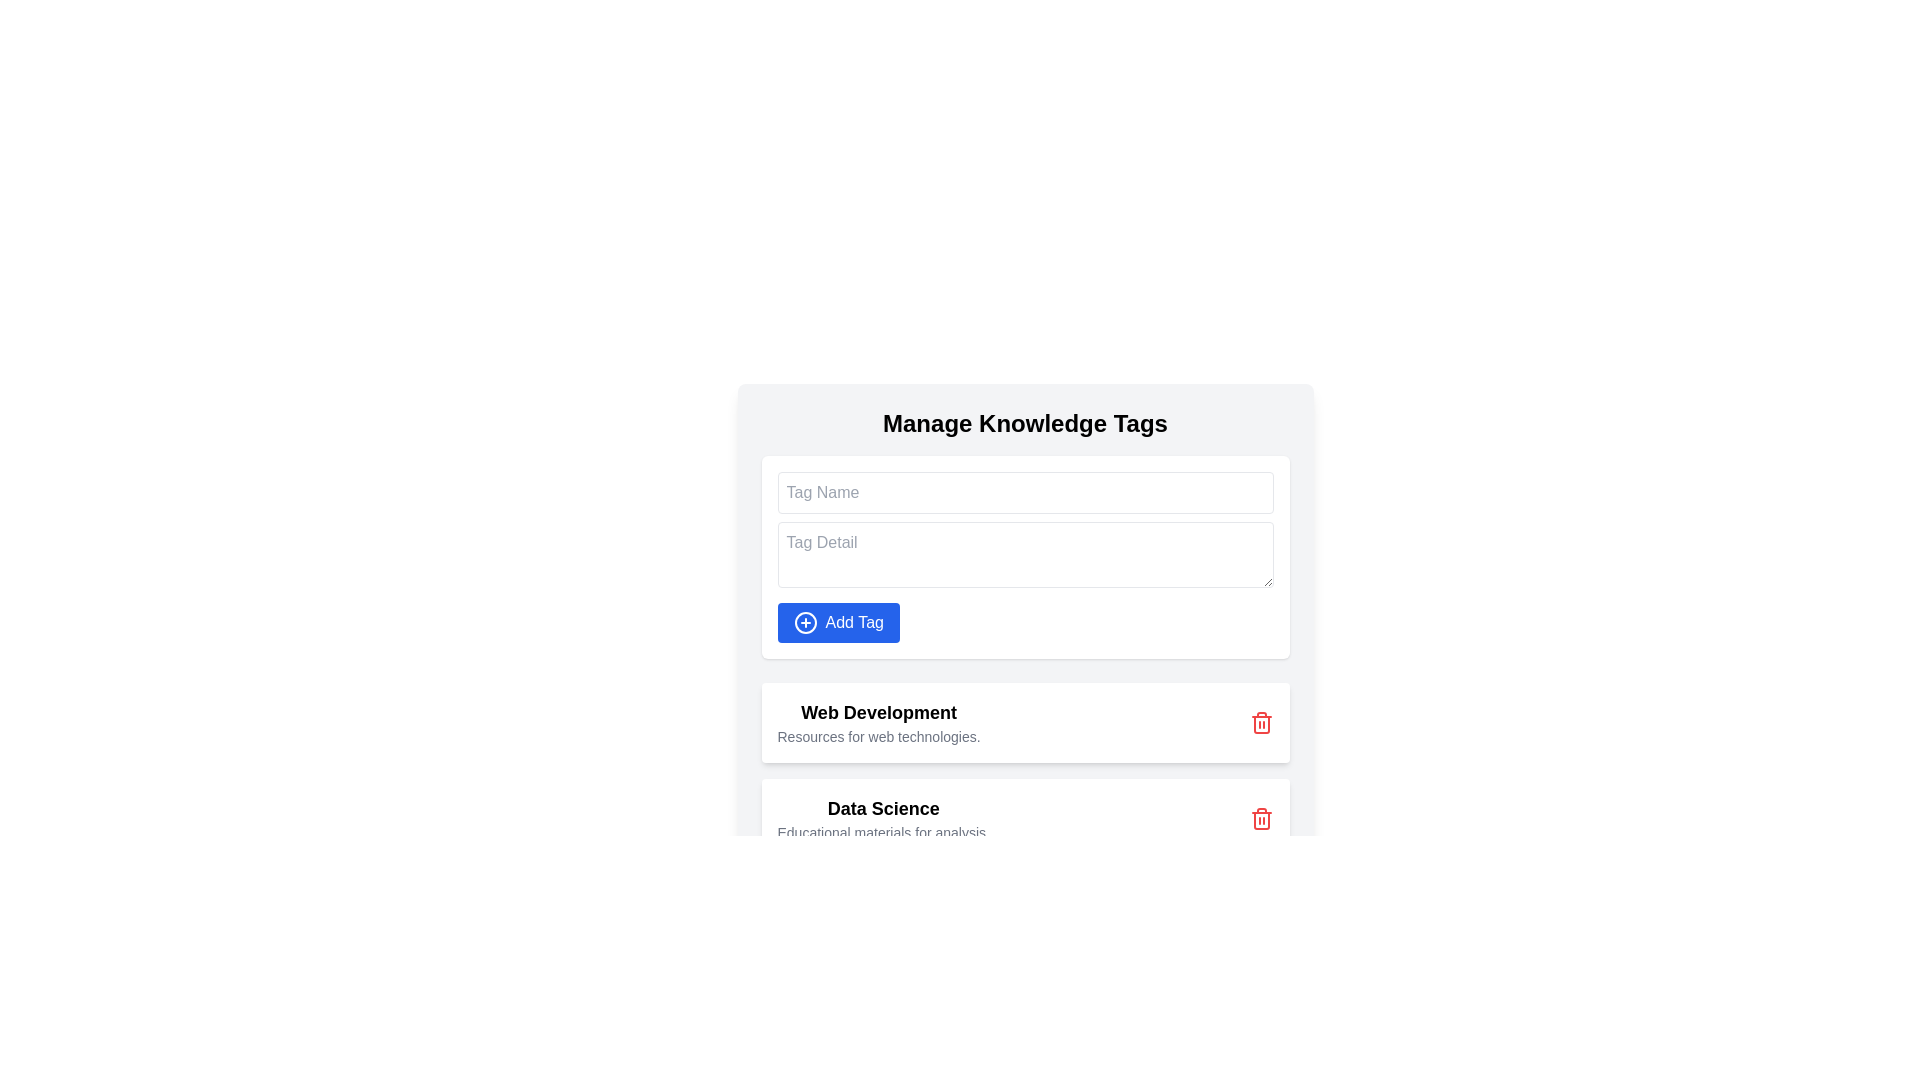 This screenshot has width=1920, height=1080. Describe the element at coordinates (1260, 725) in the screenshot. I see `the graphical component of the SVG trash icon, which is located on the right side of the list items under 'Manage Knowledge Tags.'` at that location.